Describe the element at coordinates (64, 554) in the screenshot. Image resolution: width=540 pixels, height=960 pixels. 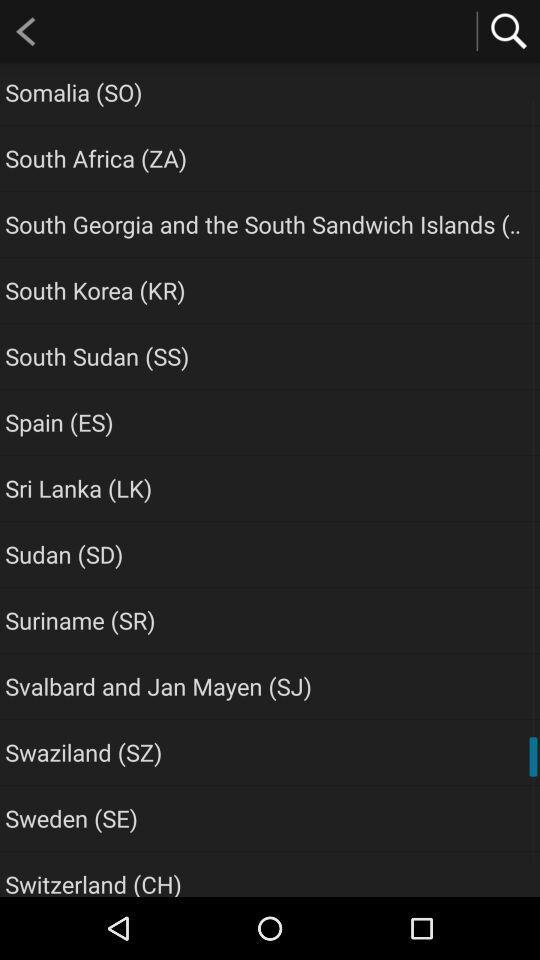
I see `item above the suriname (sr) app` at that location.